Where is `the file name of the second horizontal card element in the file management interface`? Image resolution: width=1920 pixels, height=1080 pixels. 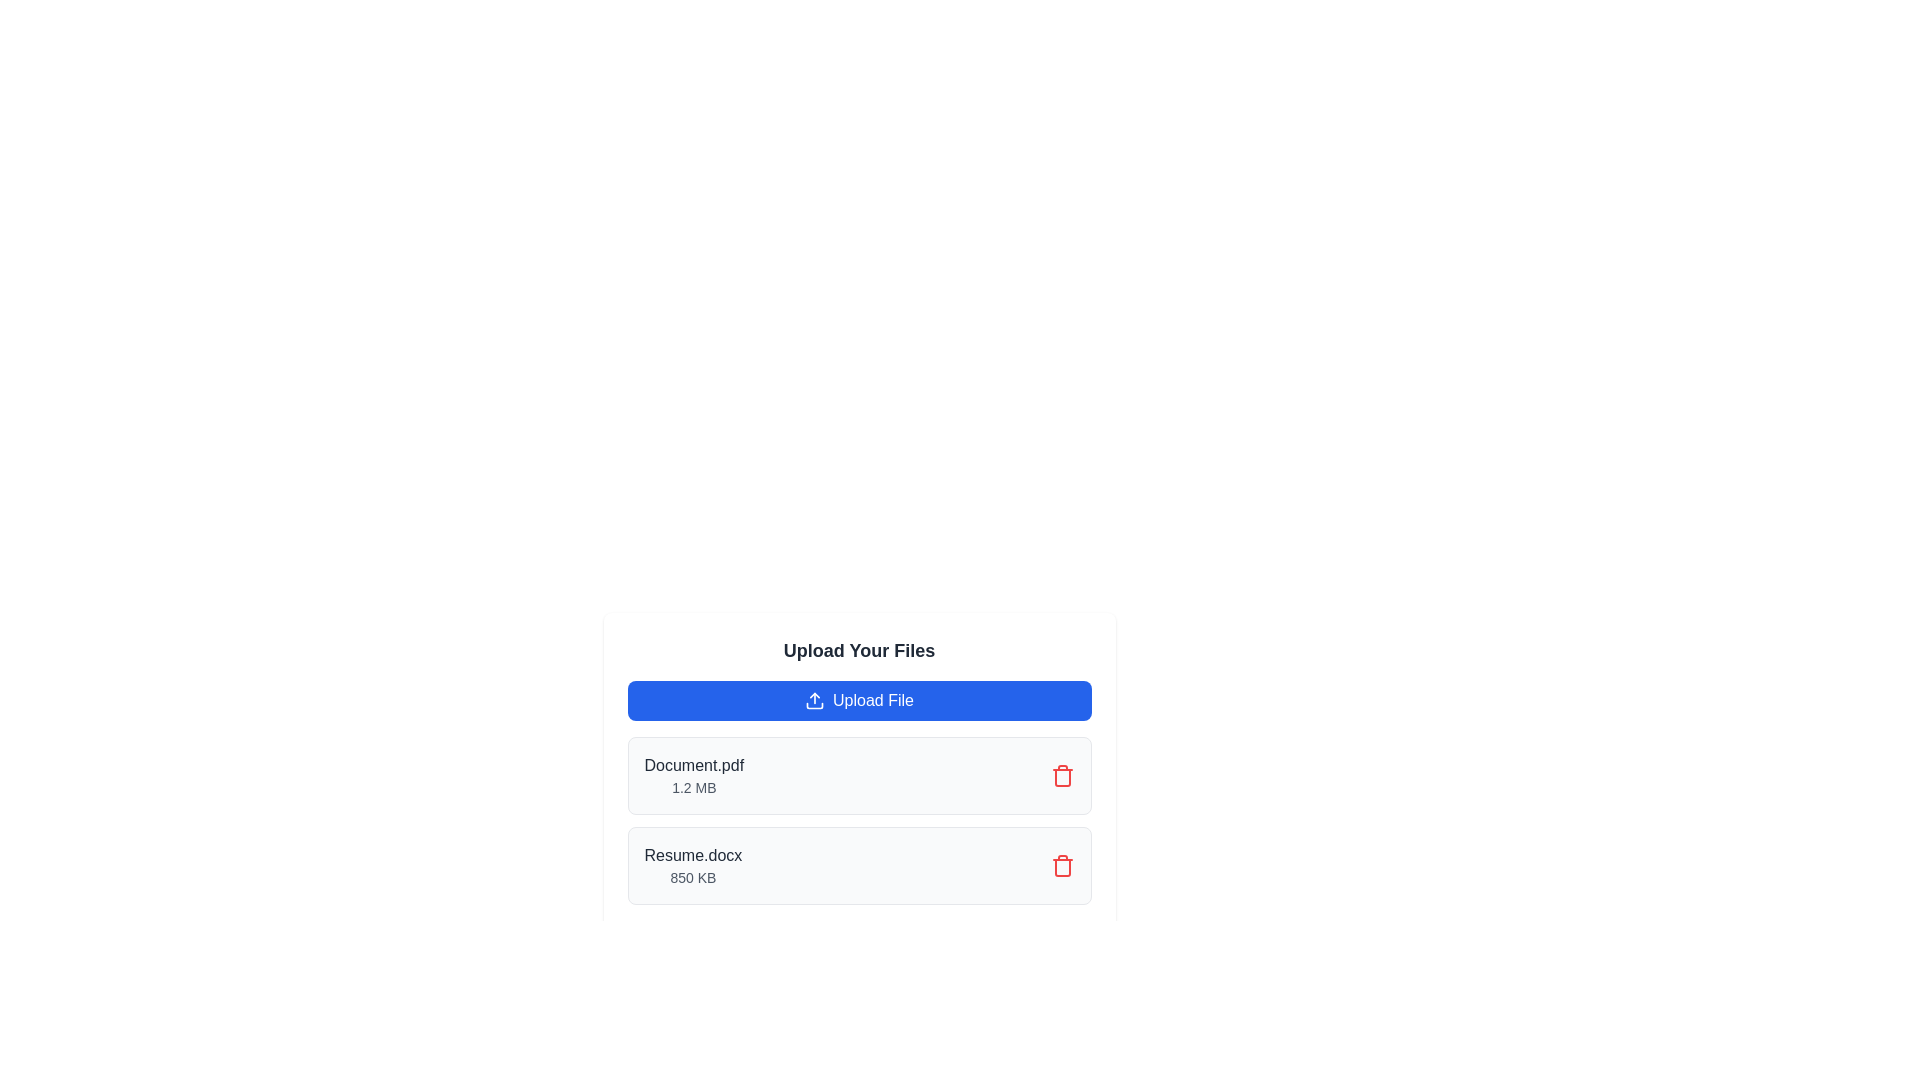
the file name of the second horizontal card element in the file management interface is located at coordinates (859, 865).